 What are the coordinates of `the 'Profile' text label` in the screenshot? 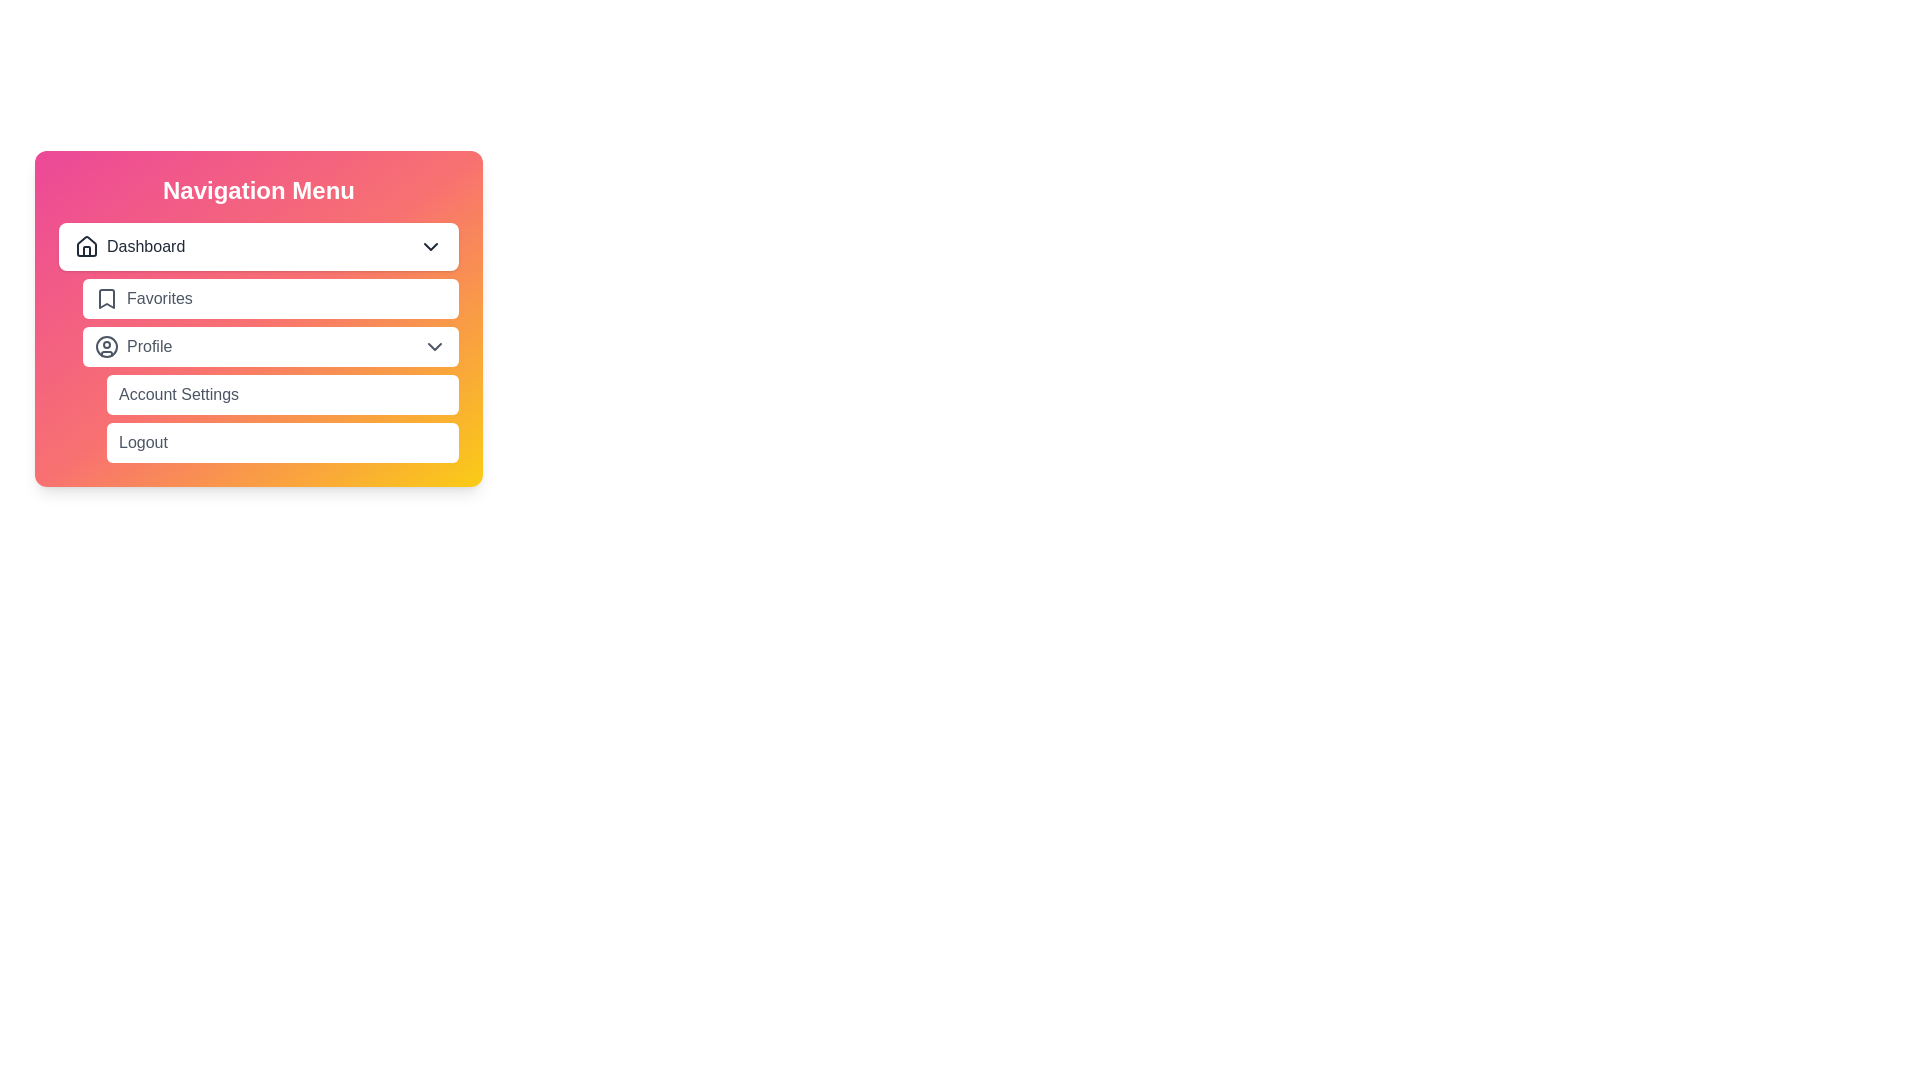 It's located at (132, 346).